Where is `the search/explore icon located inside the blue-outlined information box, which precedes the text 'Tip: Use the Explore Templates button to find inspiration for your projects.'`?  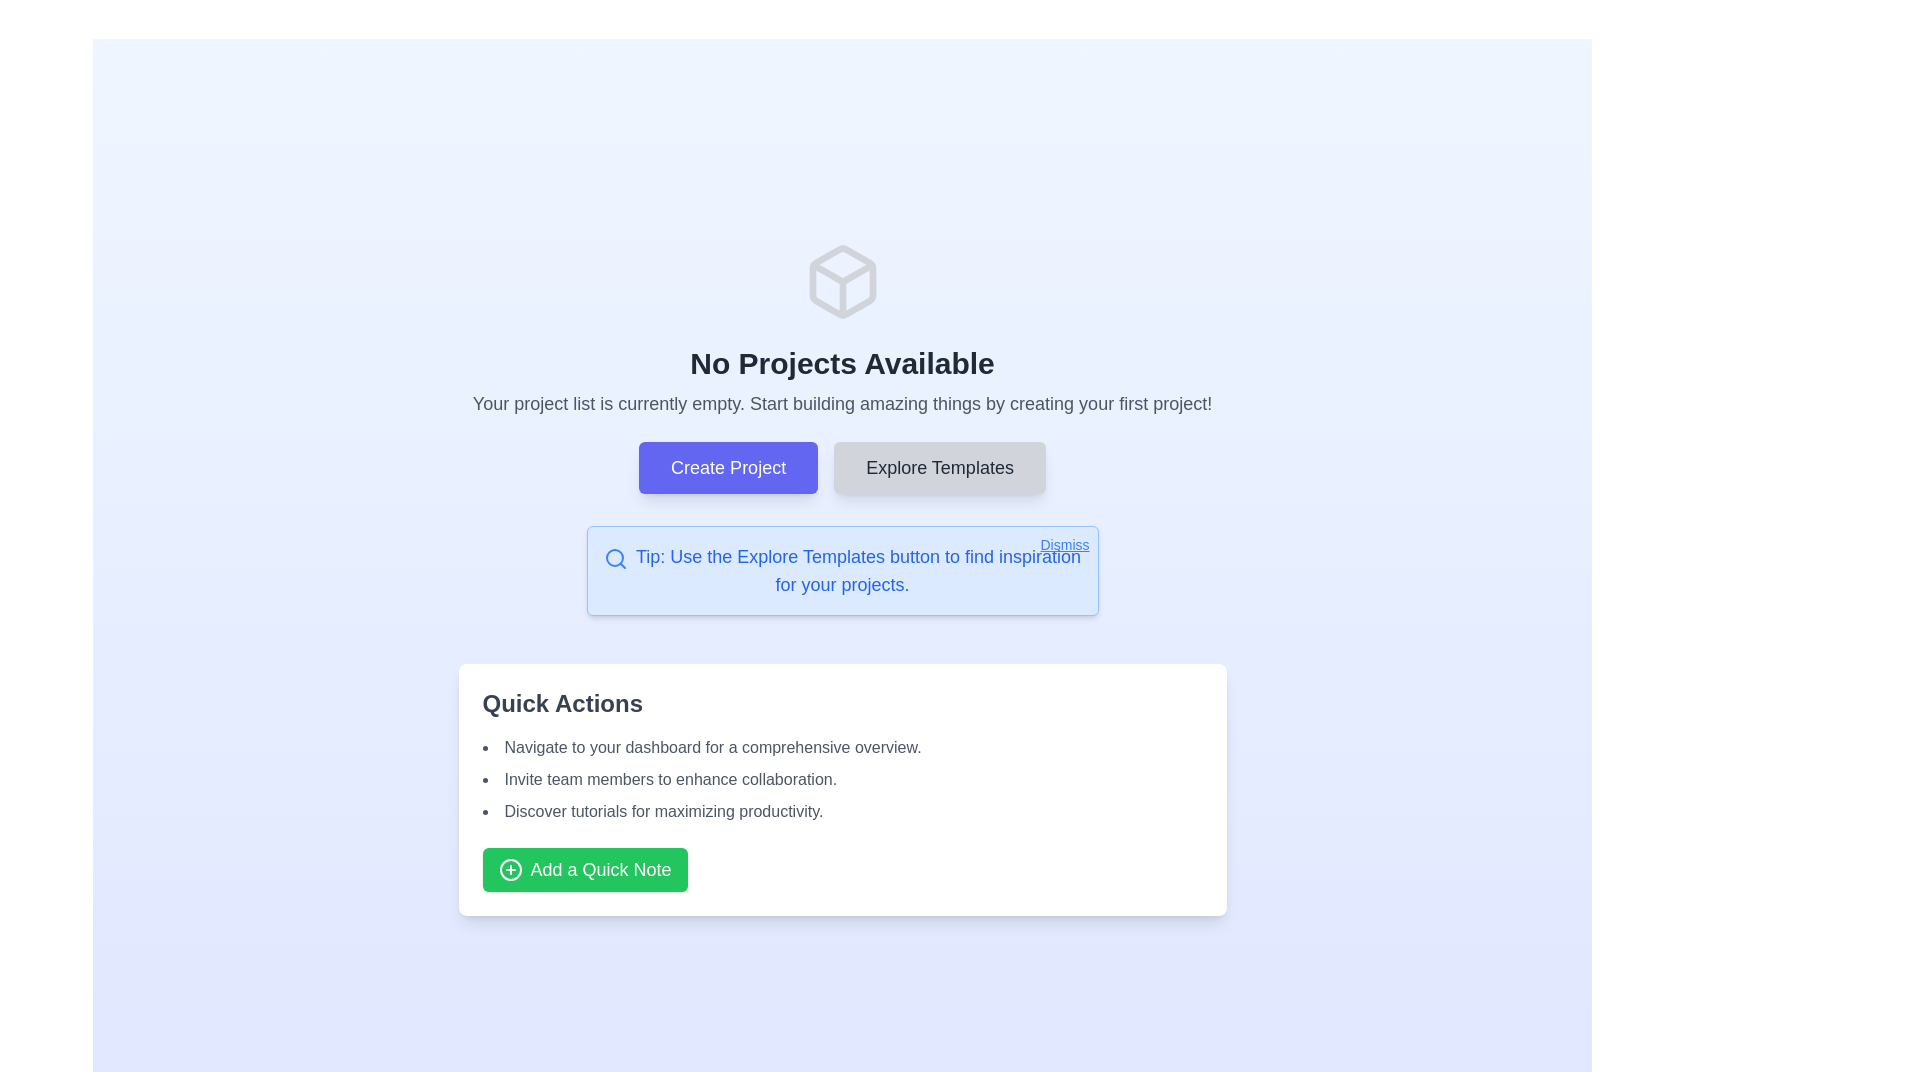 the search/explore icon located inside the blue-outlined information box, which precedes the text 'Tip: Use the Explore Templates button to find inspiration for your projects.' is located at coordinates (614, 558).